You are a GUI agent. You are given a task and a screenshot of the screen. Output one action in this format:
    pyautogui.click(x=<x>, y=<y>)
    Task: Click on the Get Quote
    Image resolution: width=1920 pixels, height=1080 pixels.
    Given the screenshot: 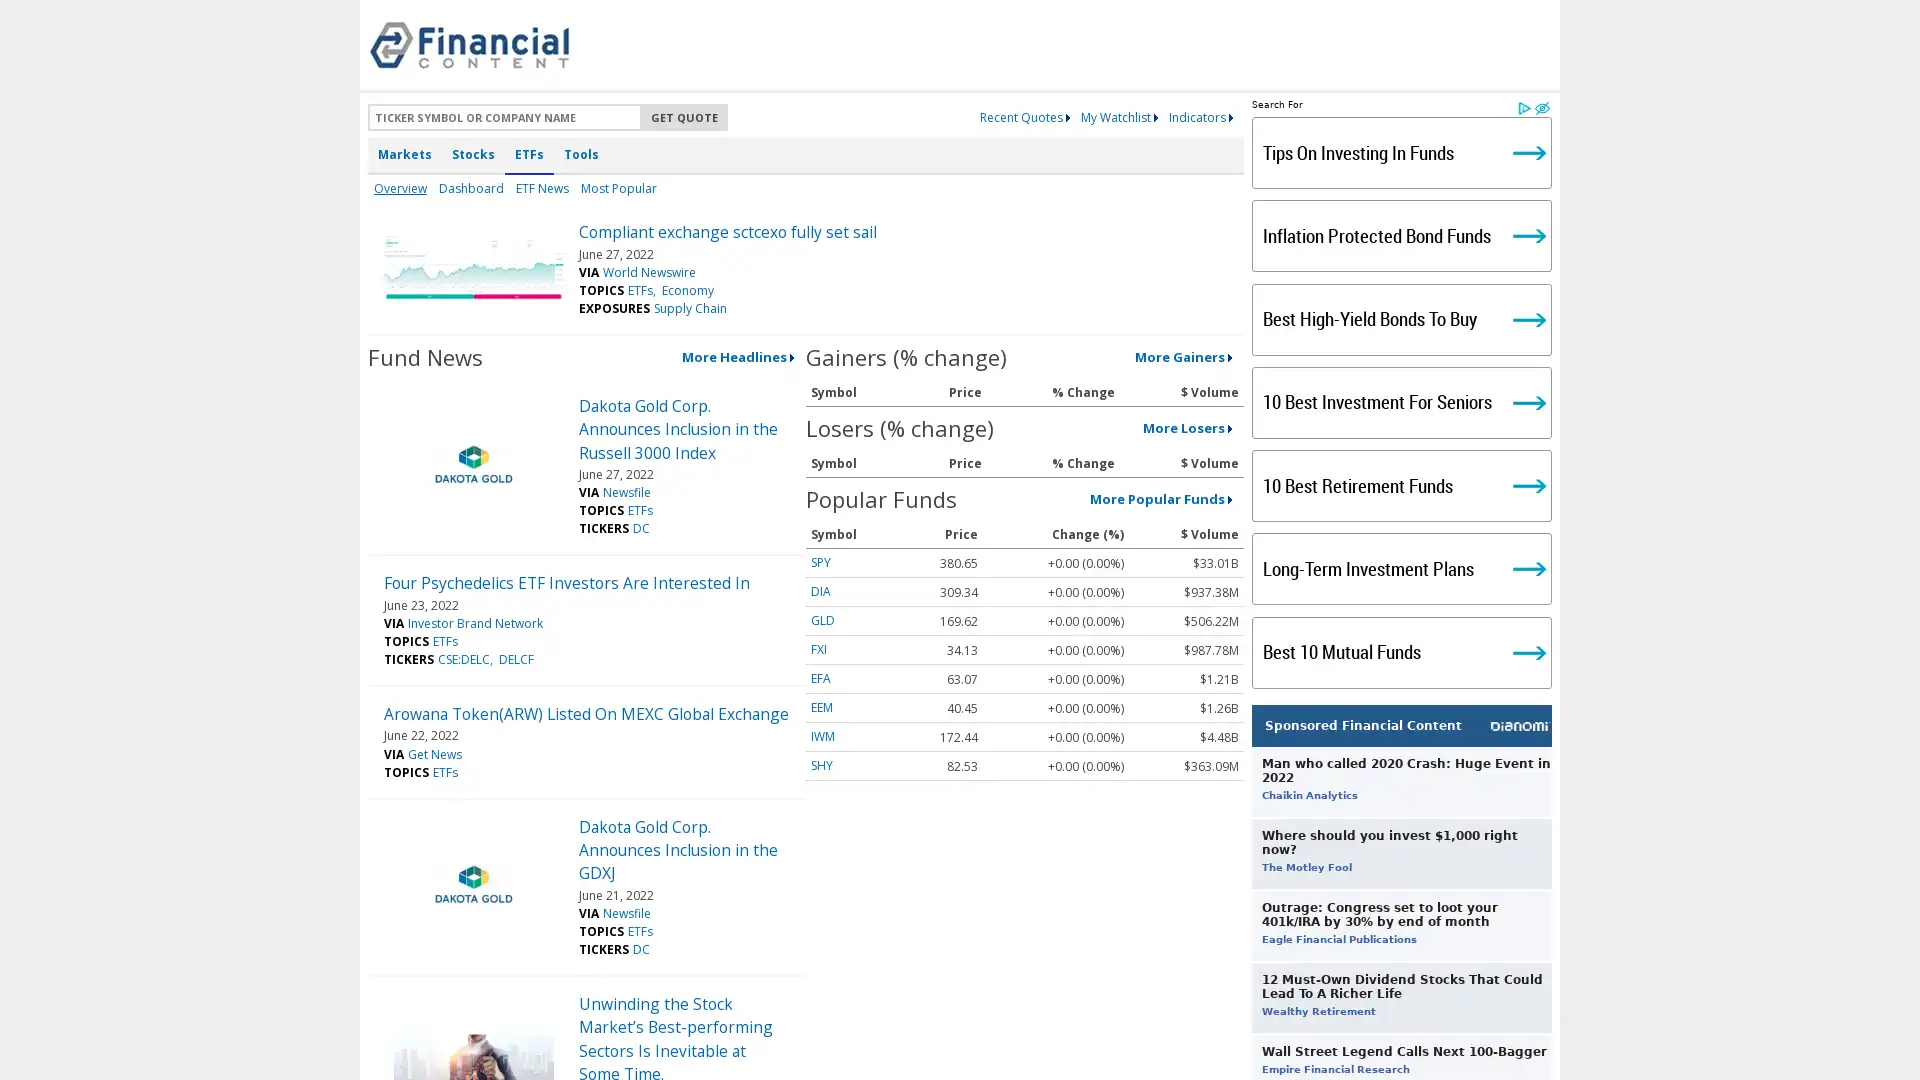 What is the action you would take?
    pyautogui.click(x=684, y=117)
    